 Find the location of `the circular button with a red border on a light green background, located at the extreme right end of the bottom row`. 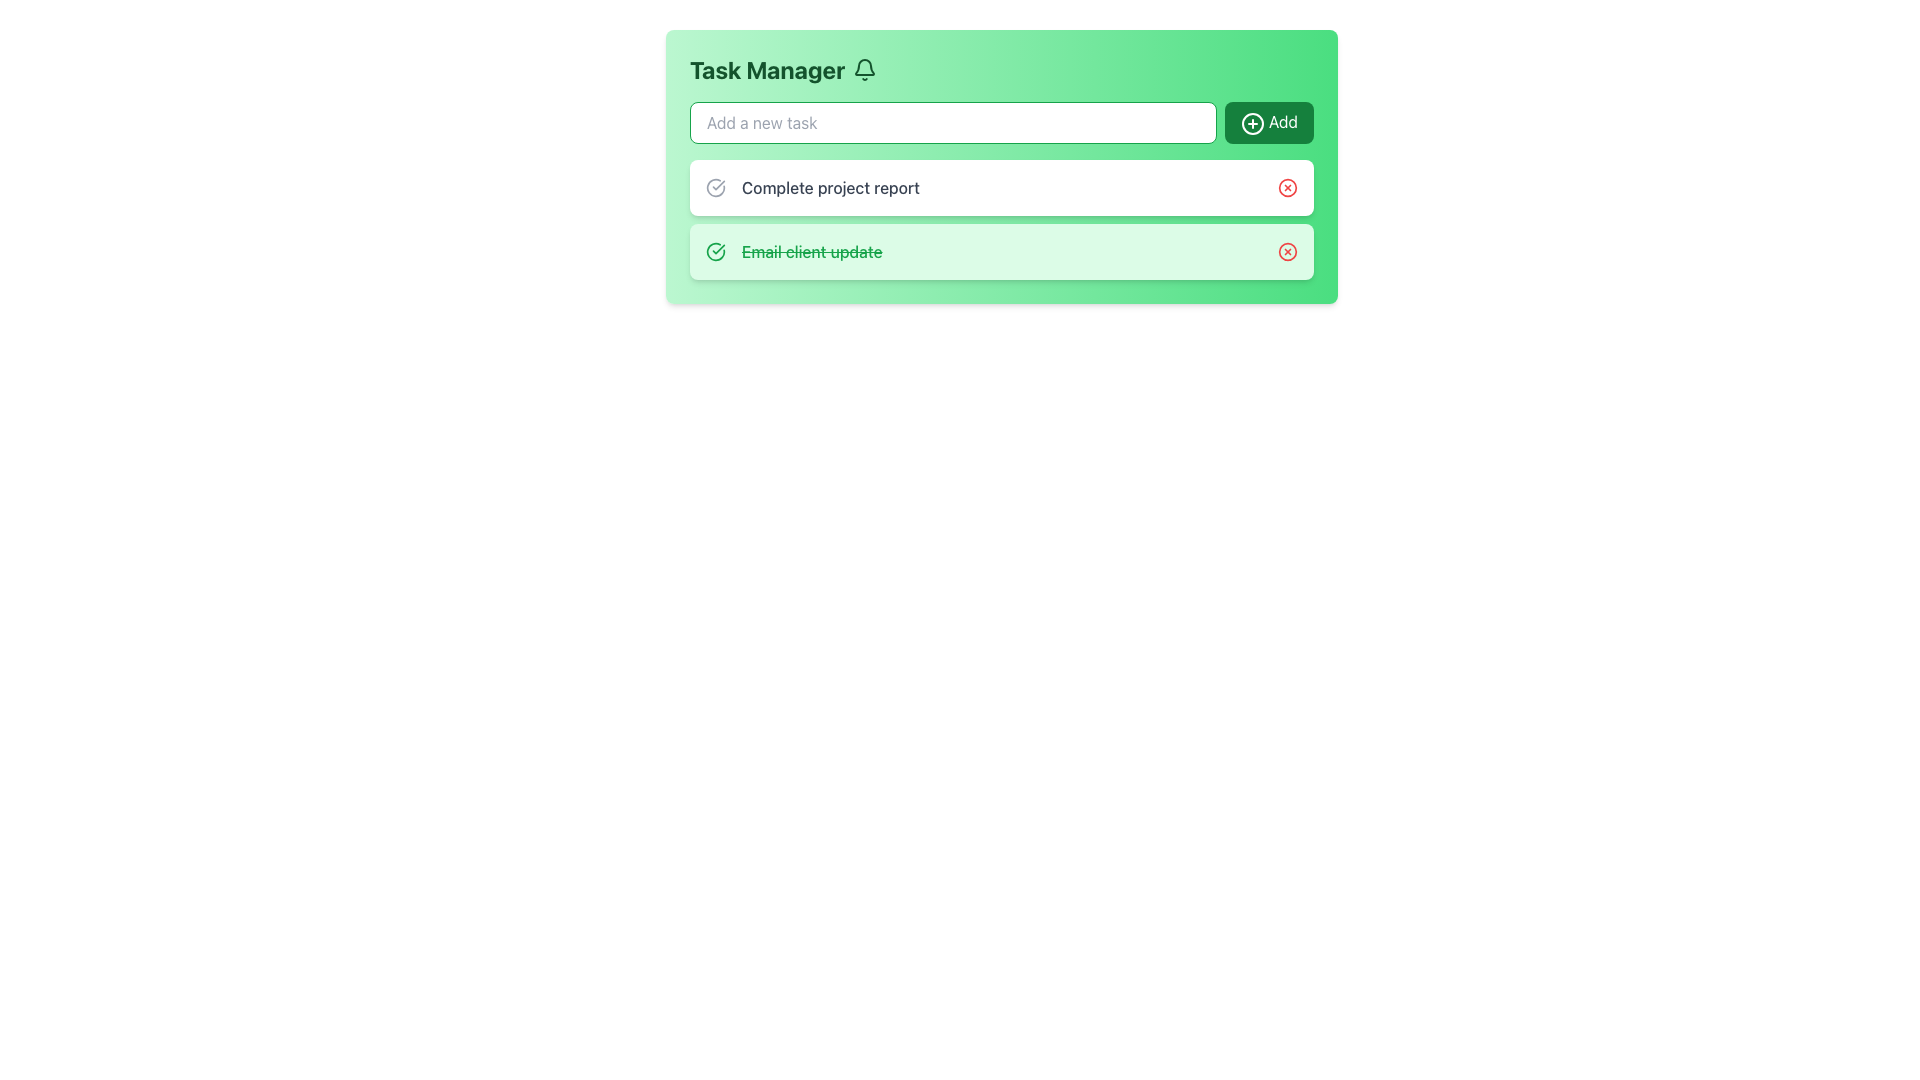

the circular button with a red border on a light green background, located at the extreme right end of the bottom row is located at coordinates (1287, 250).